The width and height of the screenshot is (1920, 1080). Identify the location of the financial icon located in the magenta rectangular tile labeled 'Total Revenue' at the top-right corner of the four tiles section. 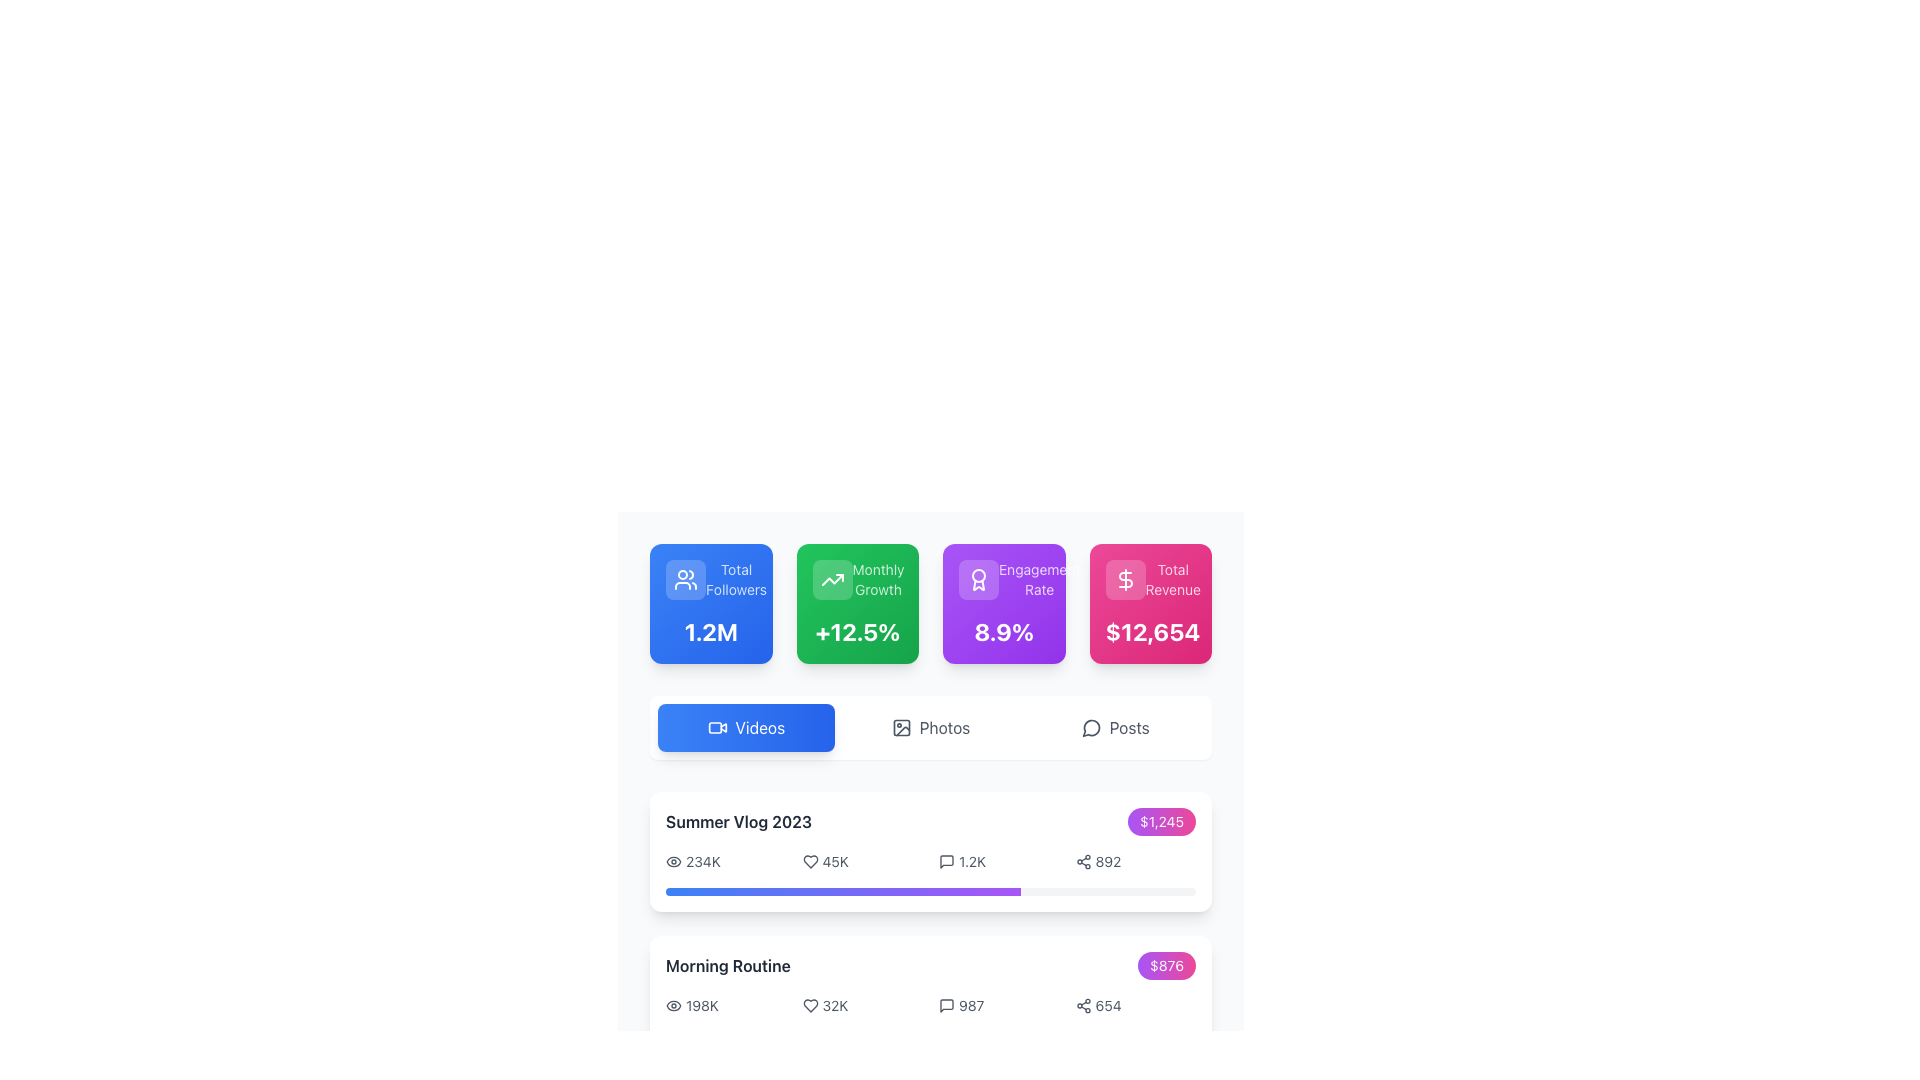
(1125, 579).